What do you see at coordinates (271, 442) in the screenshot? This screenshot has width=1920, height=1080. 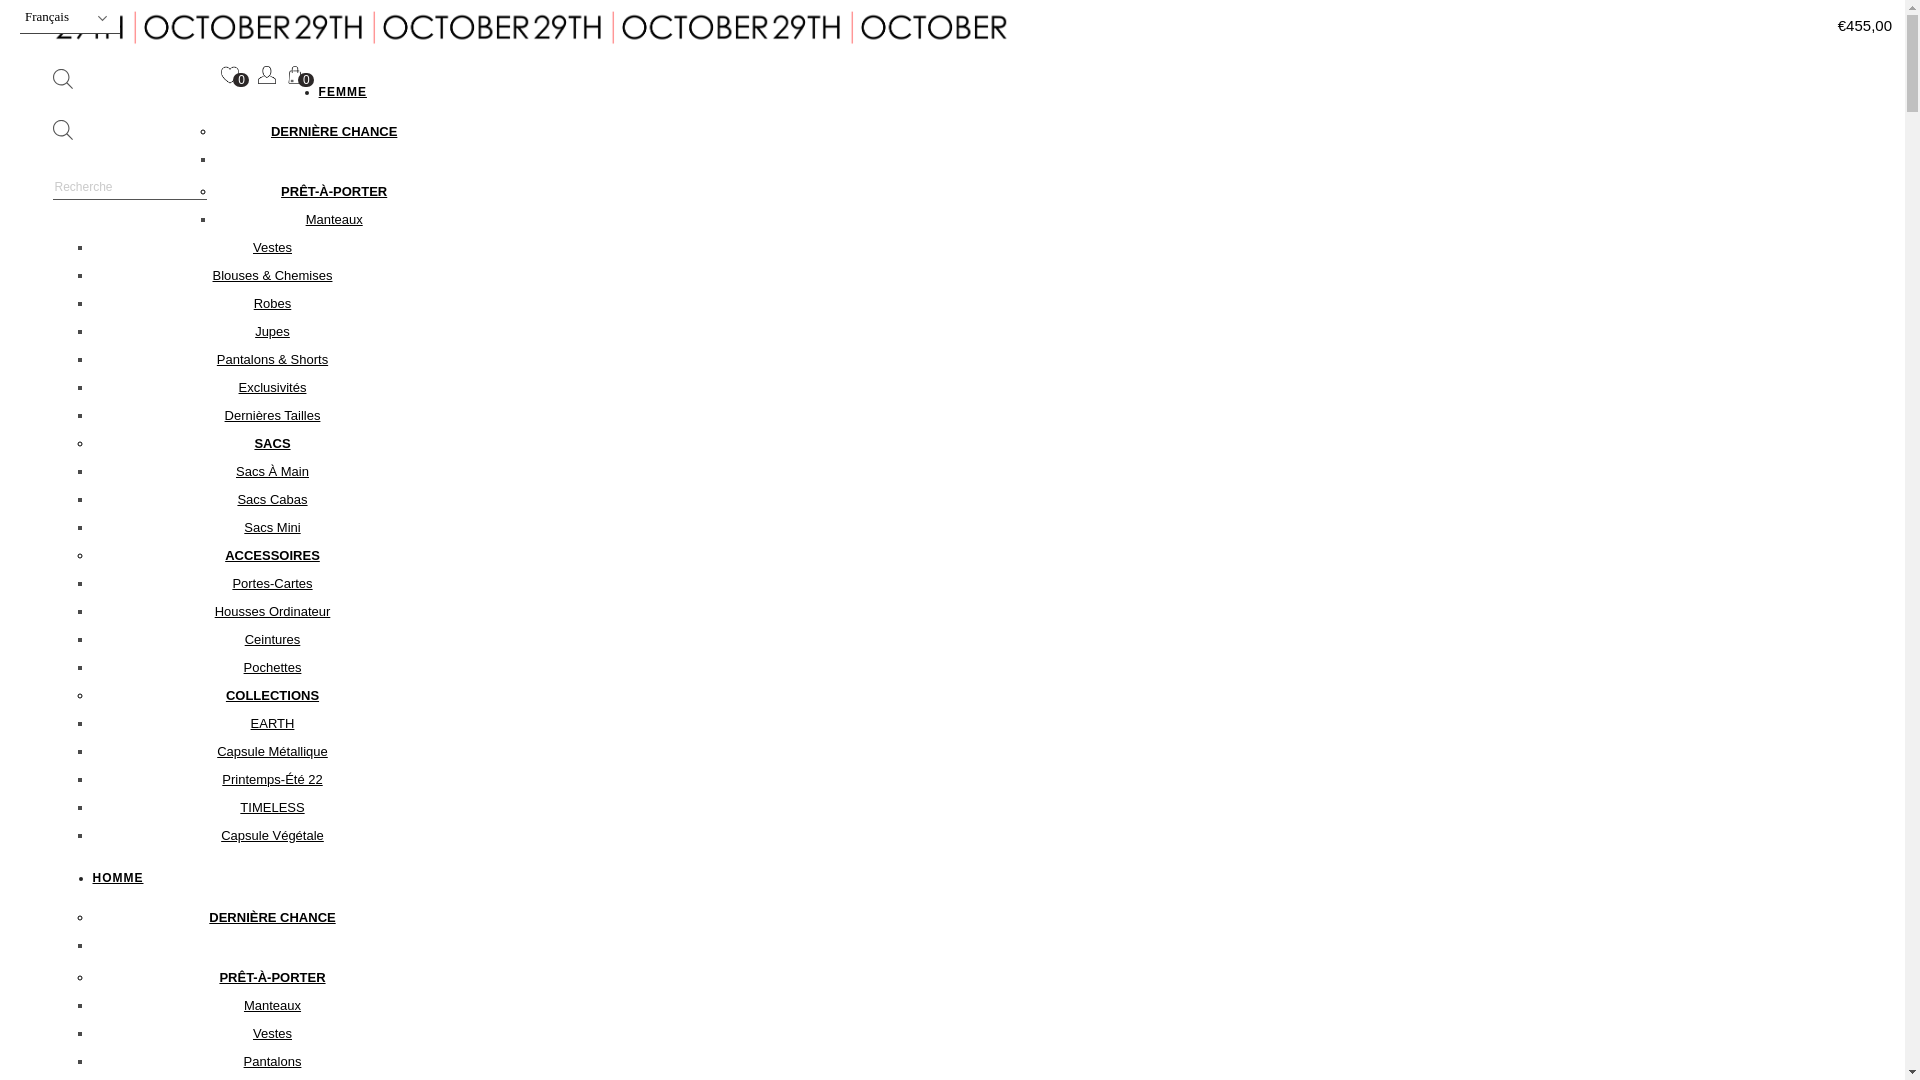 I see `'SACS'` at bounding box center [271, 442].